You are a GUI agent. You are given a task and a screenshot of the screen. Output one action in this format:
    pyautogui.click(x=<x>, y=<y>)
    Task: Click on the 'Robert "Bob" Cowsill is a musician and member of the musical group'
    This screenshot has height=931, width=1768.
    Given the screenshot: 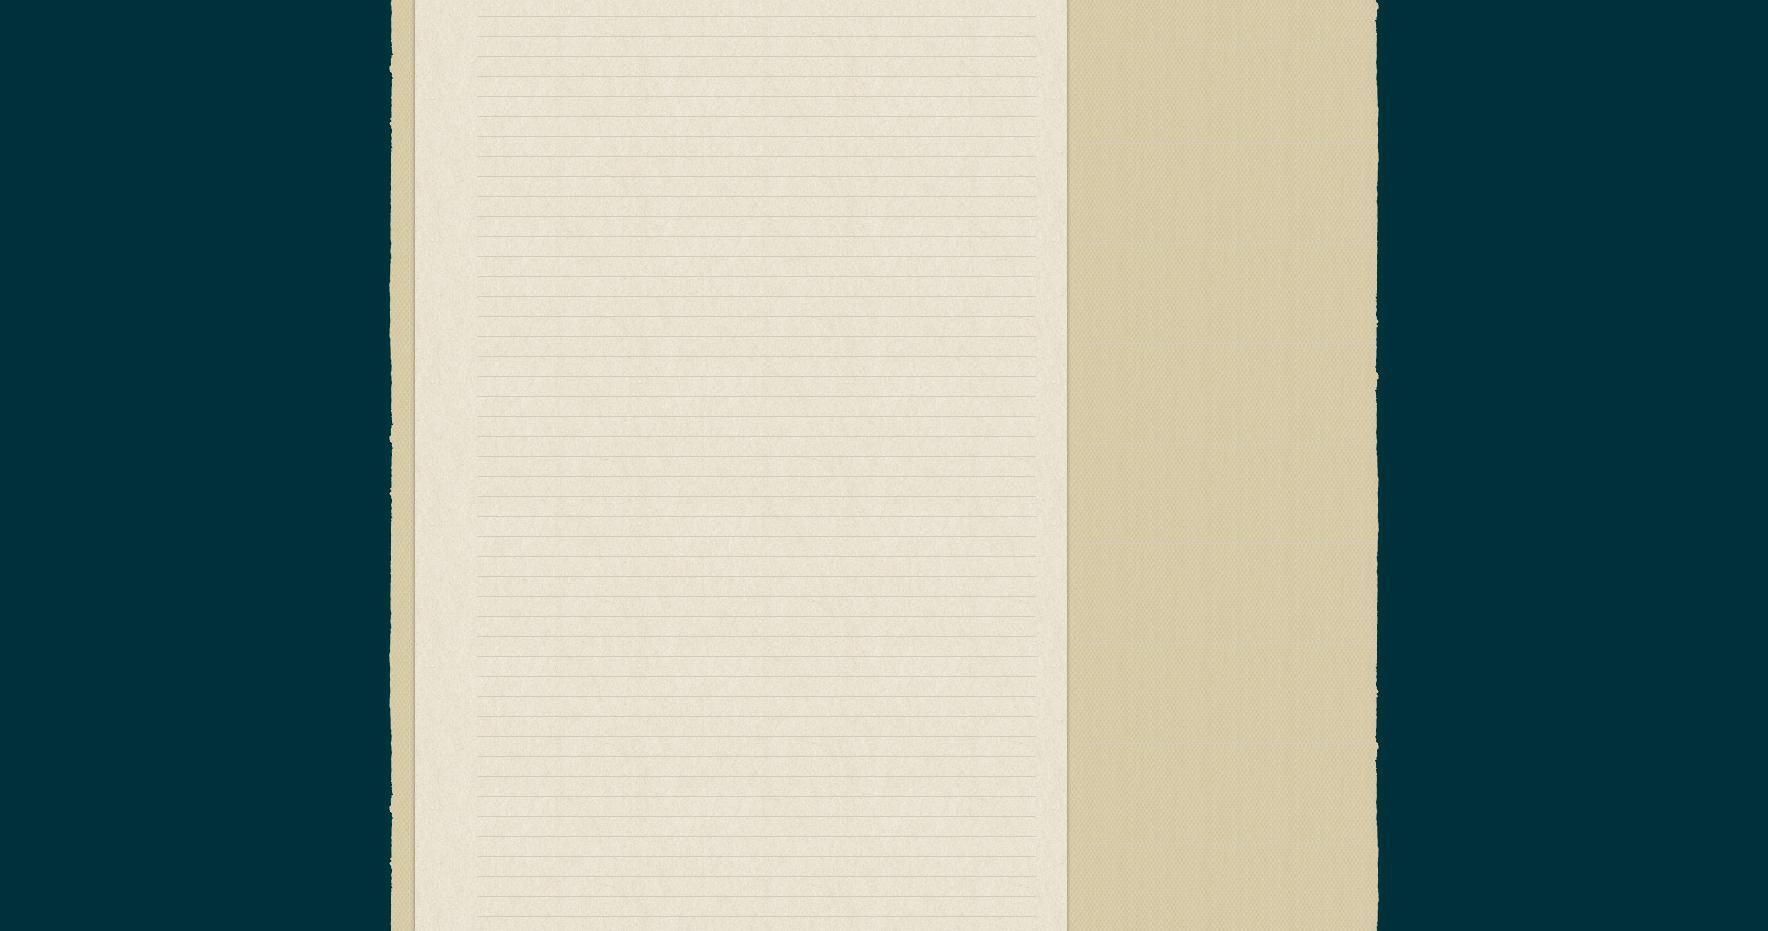 What is the action you would take?
    pyautogui.click(x=474, y=711)
    